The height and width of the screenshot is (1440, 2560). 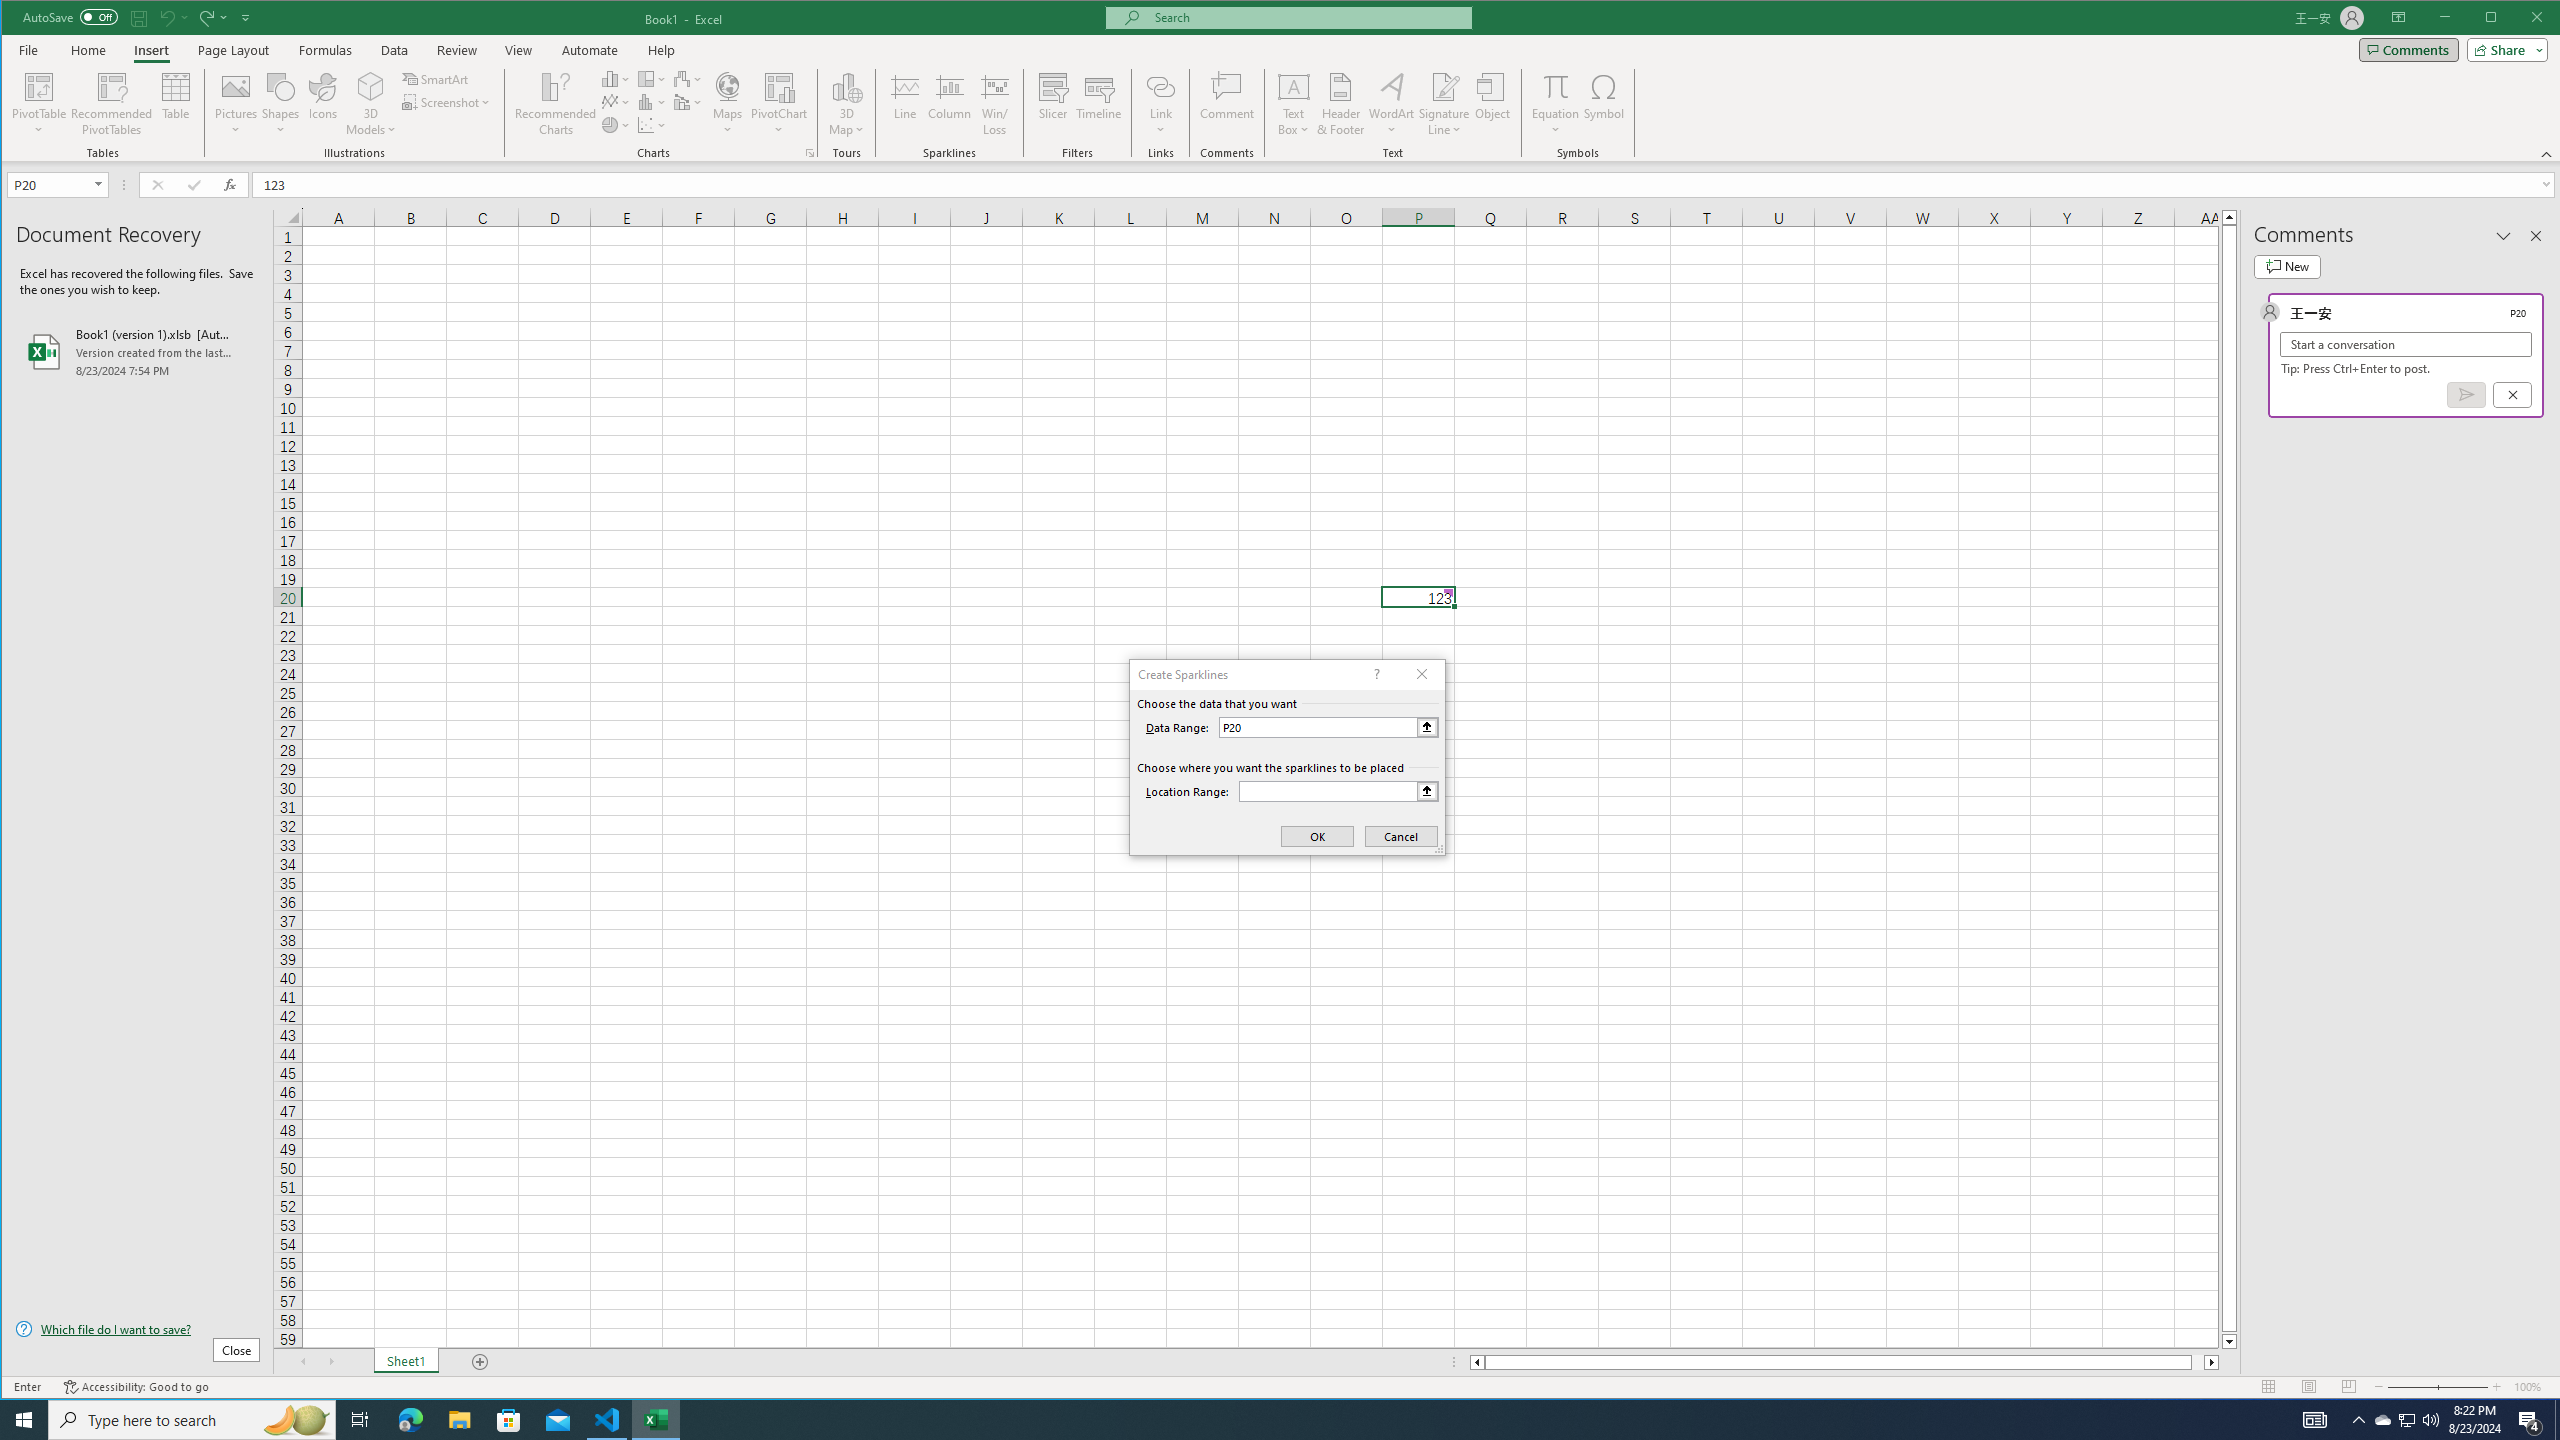 I want to click on 'Insert Combo Chart', so click(x=688, y=102).